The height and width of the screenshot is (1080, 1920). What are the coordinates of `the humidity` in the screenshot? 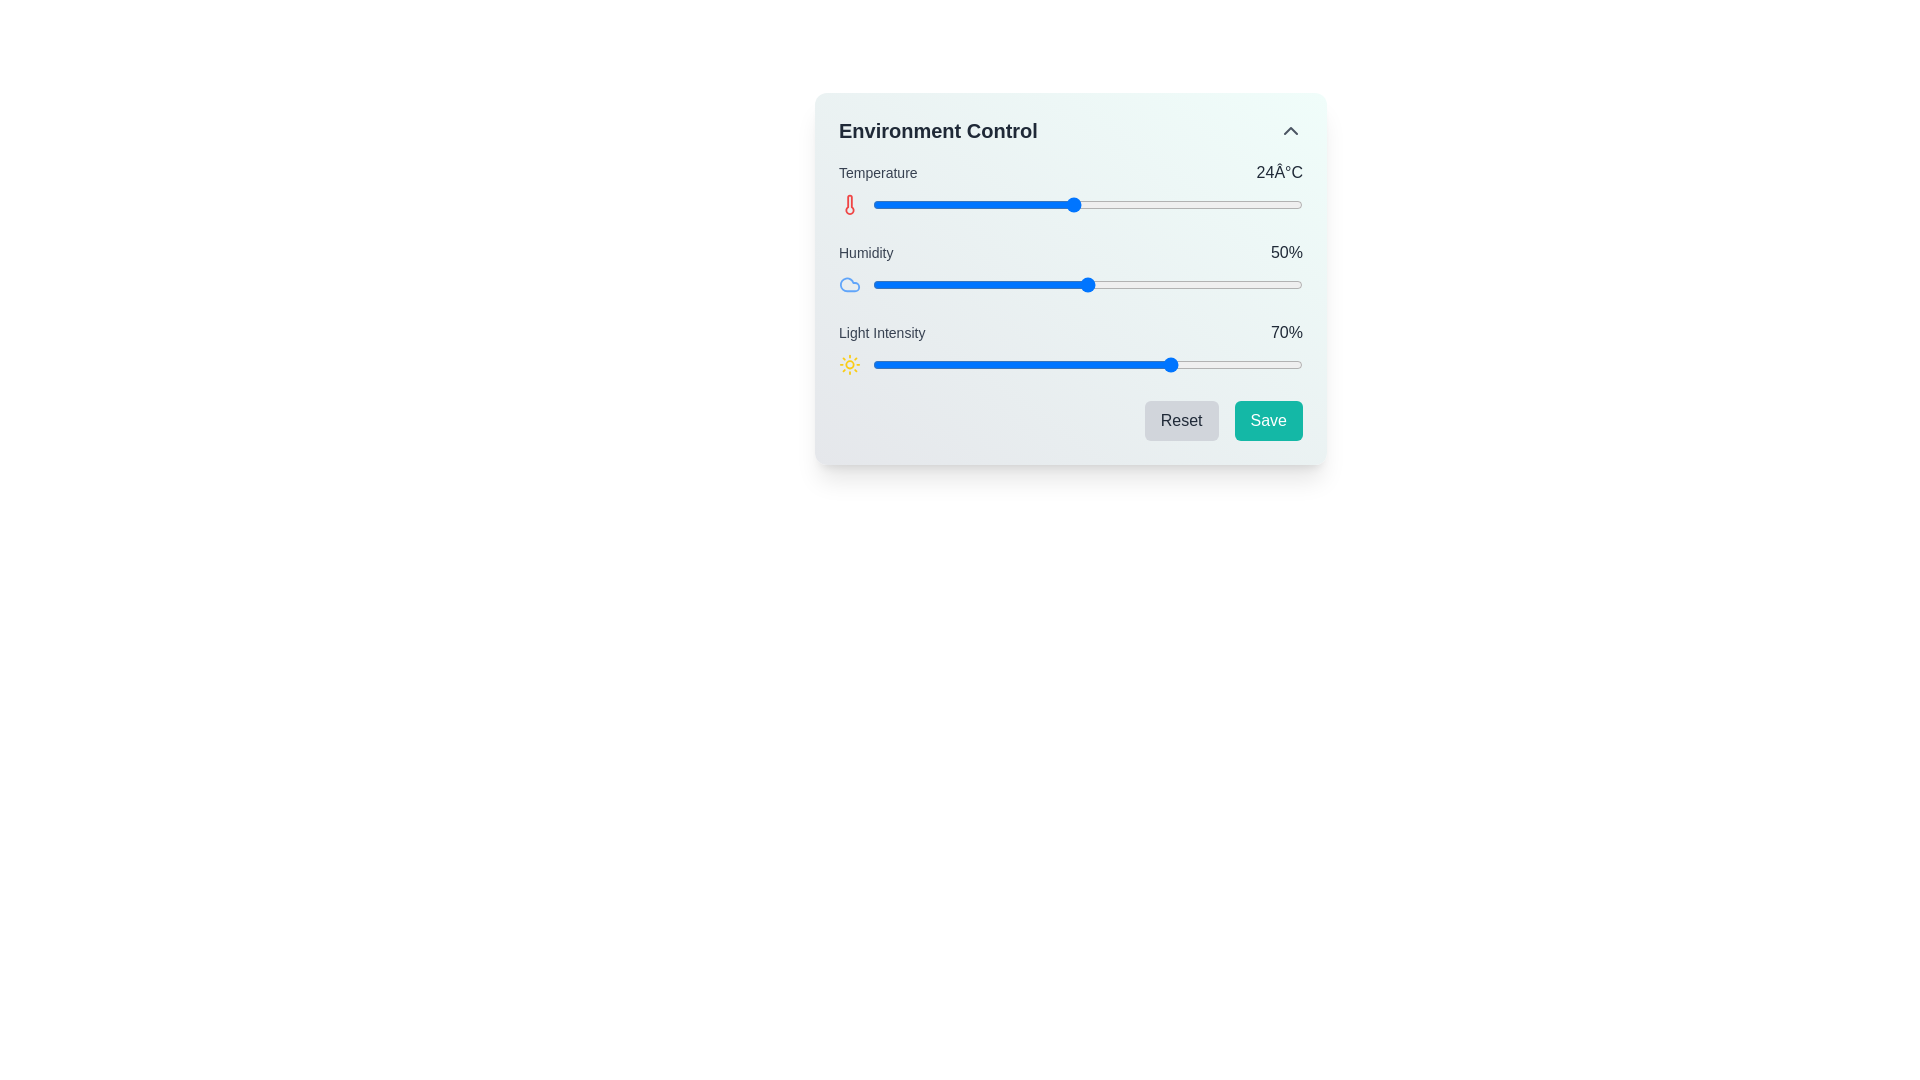 It's located at (884, 285).